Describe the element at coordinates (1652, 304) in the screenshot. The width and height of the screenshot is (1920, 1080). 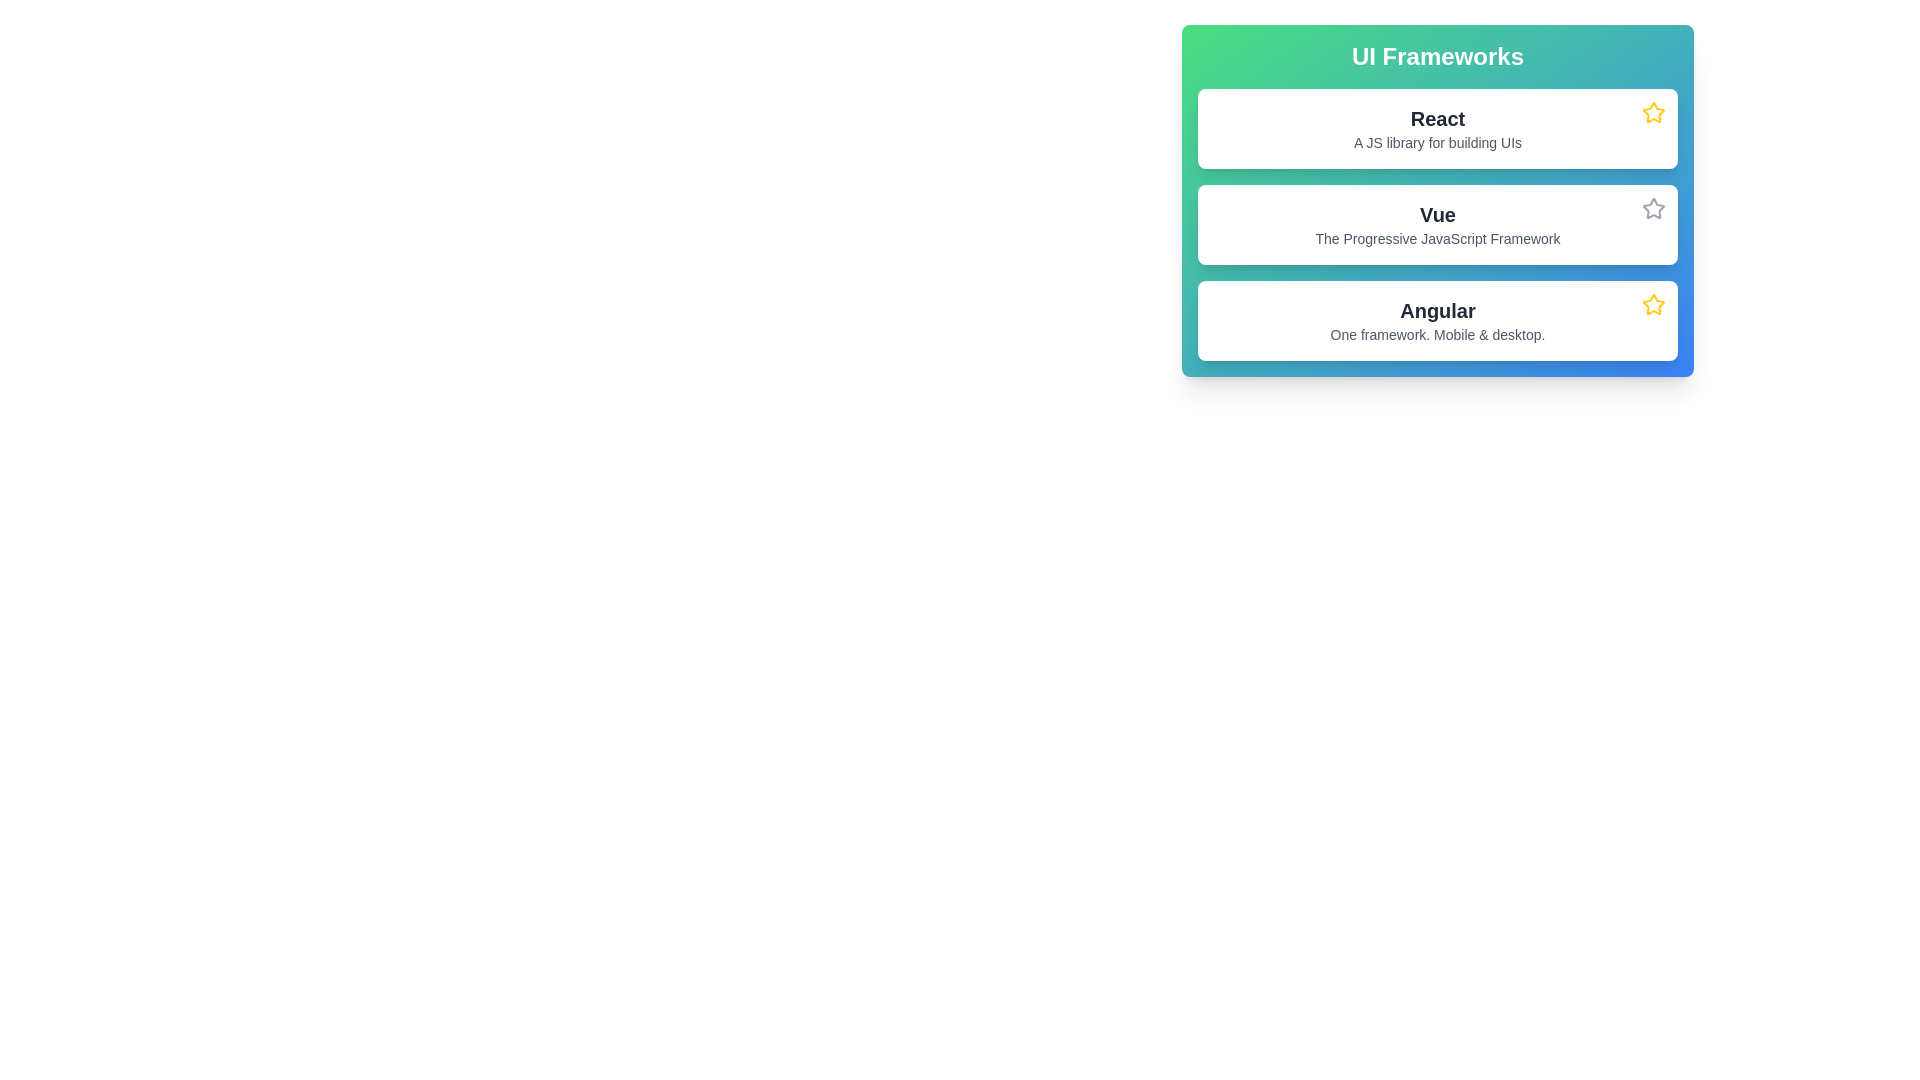
I see `the star-shaped icon with a yellow stroke located in the bottommost 'Angular' card` at that location.